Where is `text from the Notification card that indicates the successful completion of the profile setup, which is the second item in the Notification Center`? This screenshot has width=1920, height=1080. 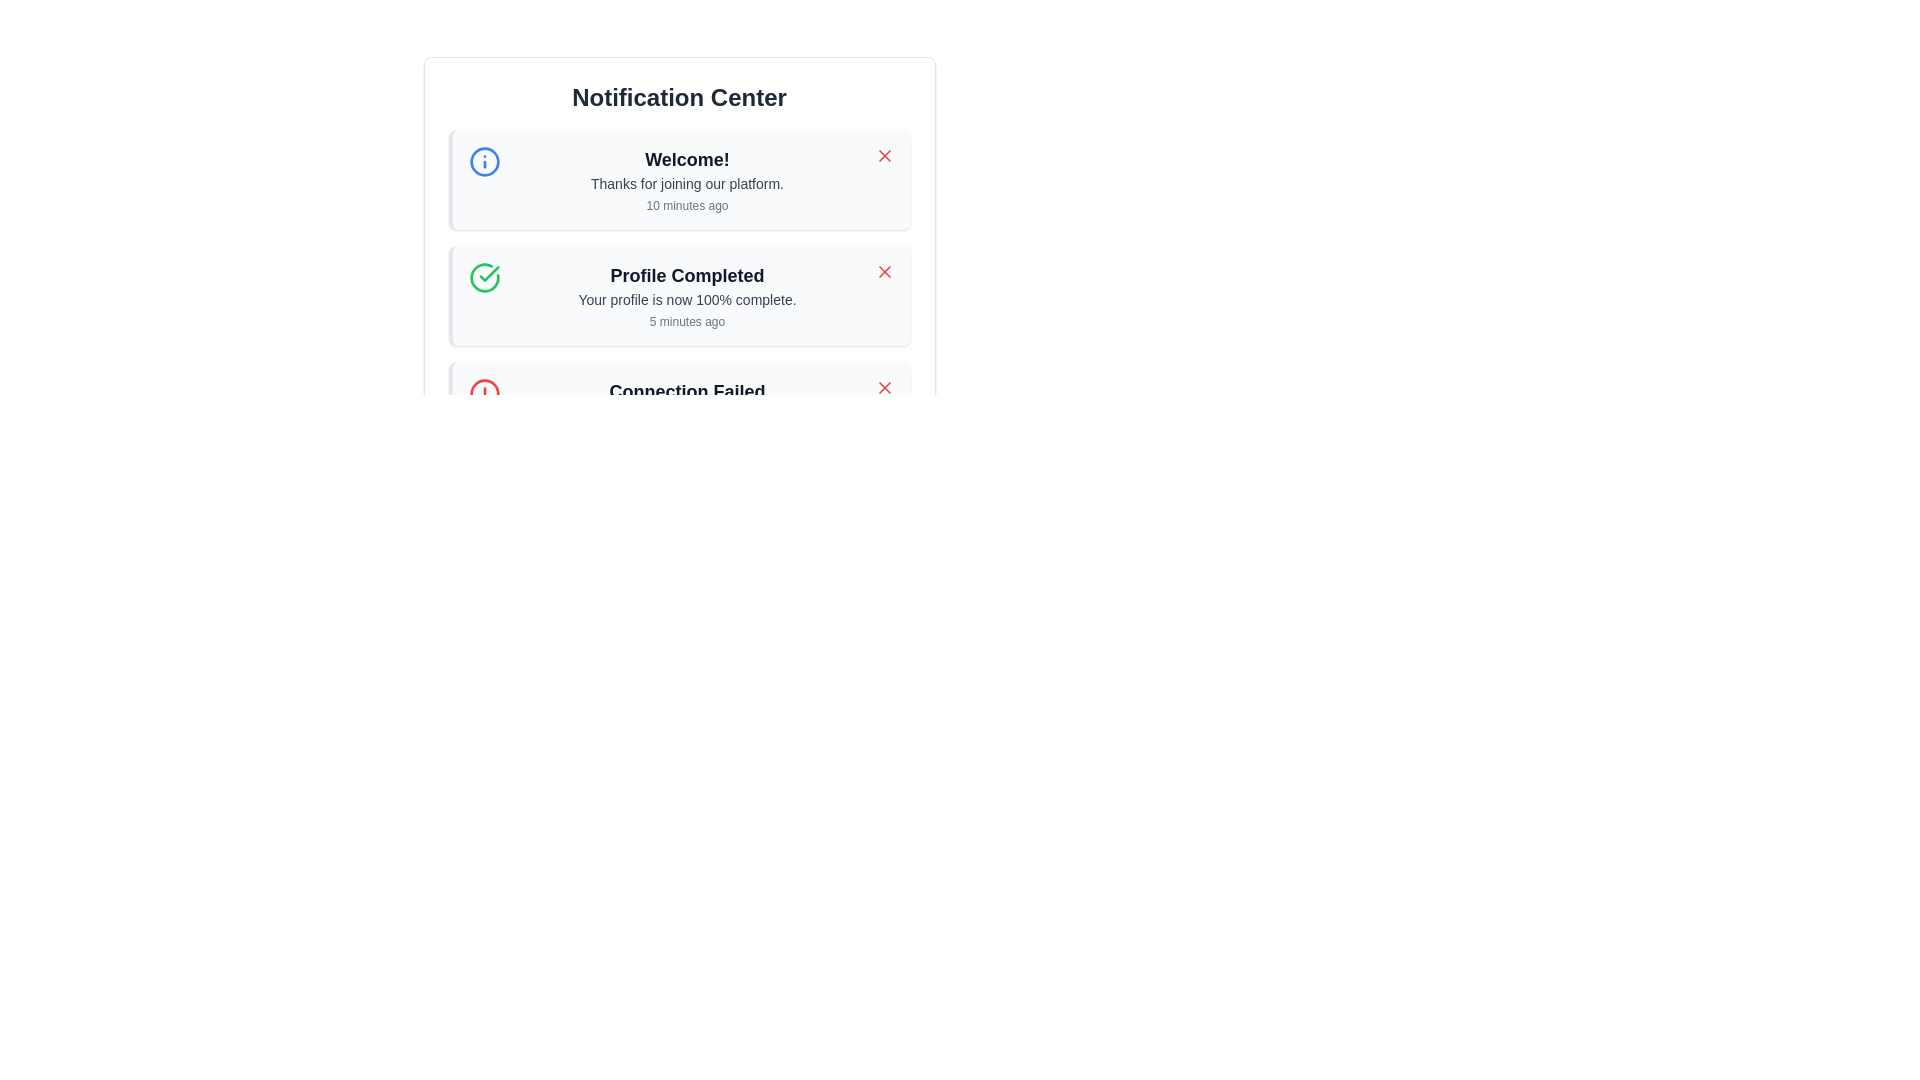 text from the Notification card that indicates the successful completion of the profile setup, which is the second item in the Notification Center is located at coordinates (679, 296).